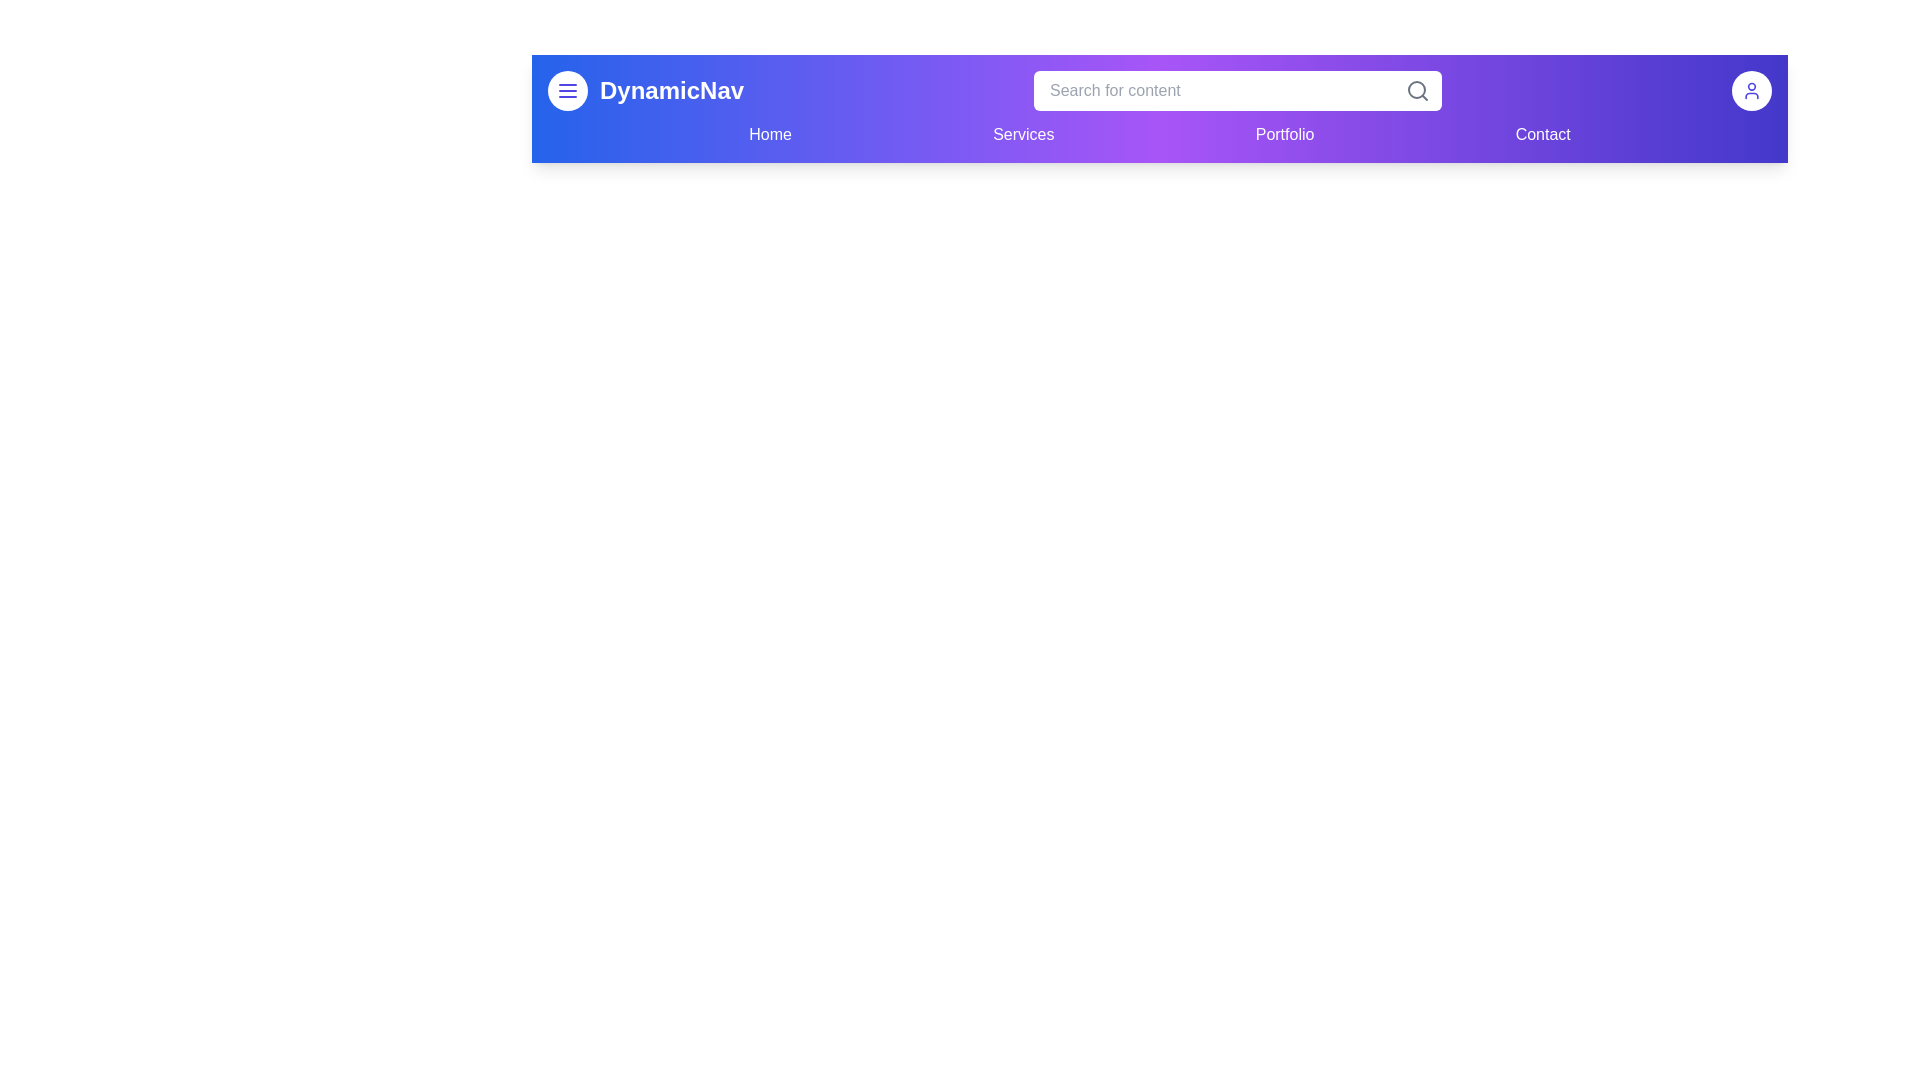 The width and height of the screenshot is (1920, 1080). Describe the element at coordinates (1285, 135) in the screenshot. I see `the navigation link labeled Portfolio to navigate to the corresponding page` at that location.